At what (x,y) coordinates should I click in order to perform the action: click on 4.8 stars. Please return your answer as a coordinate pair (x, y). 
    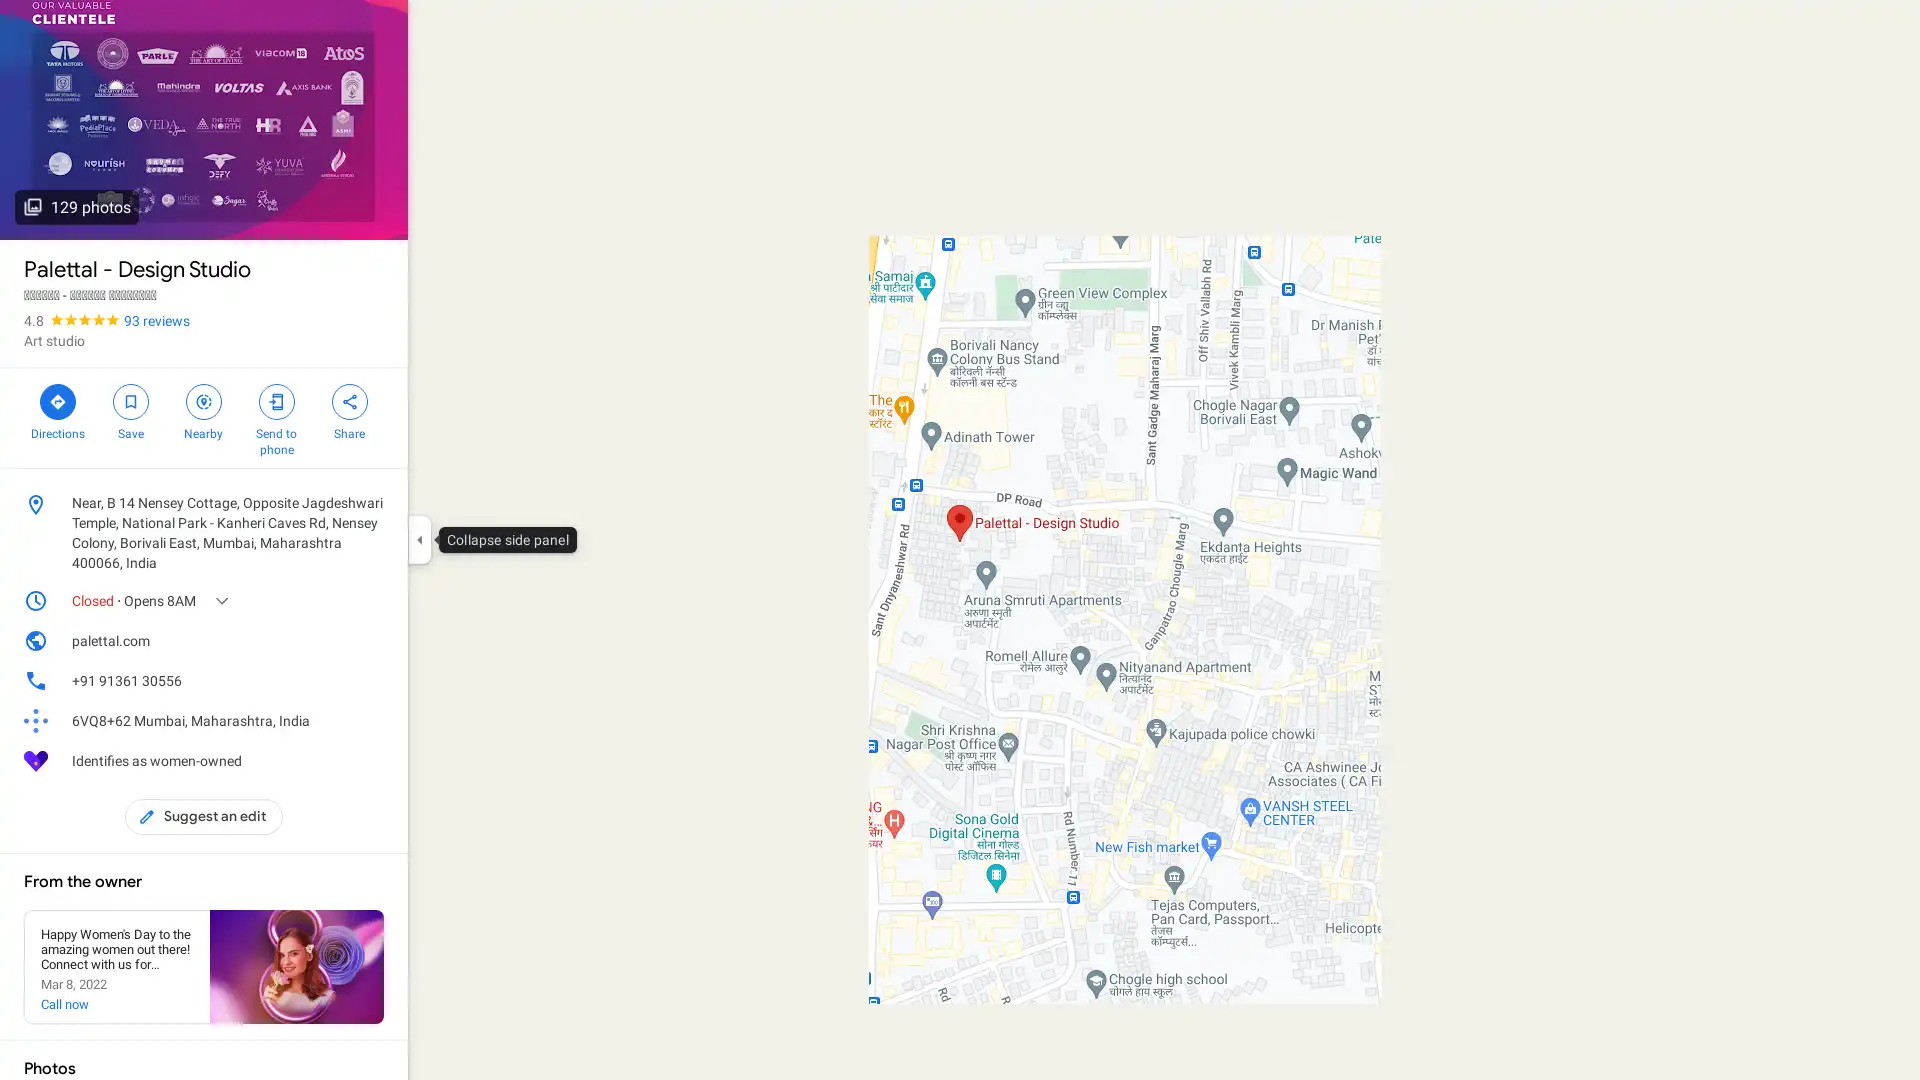
    Looking at the image, I should click on (73, 319).